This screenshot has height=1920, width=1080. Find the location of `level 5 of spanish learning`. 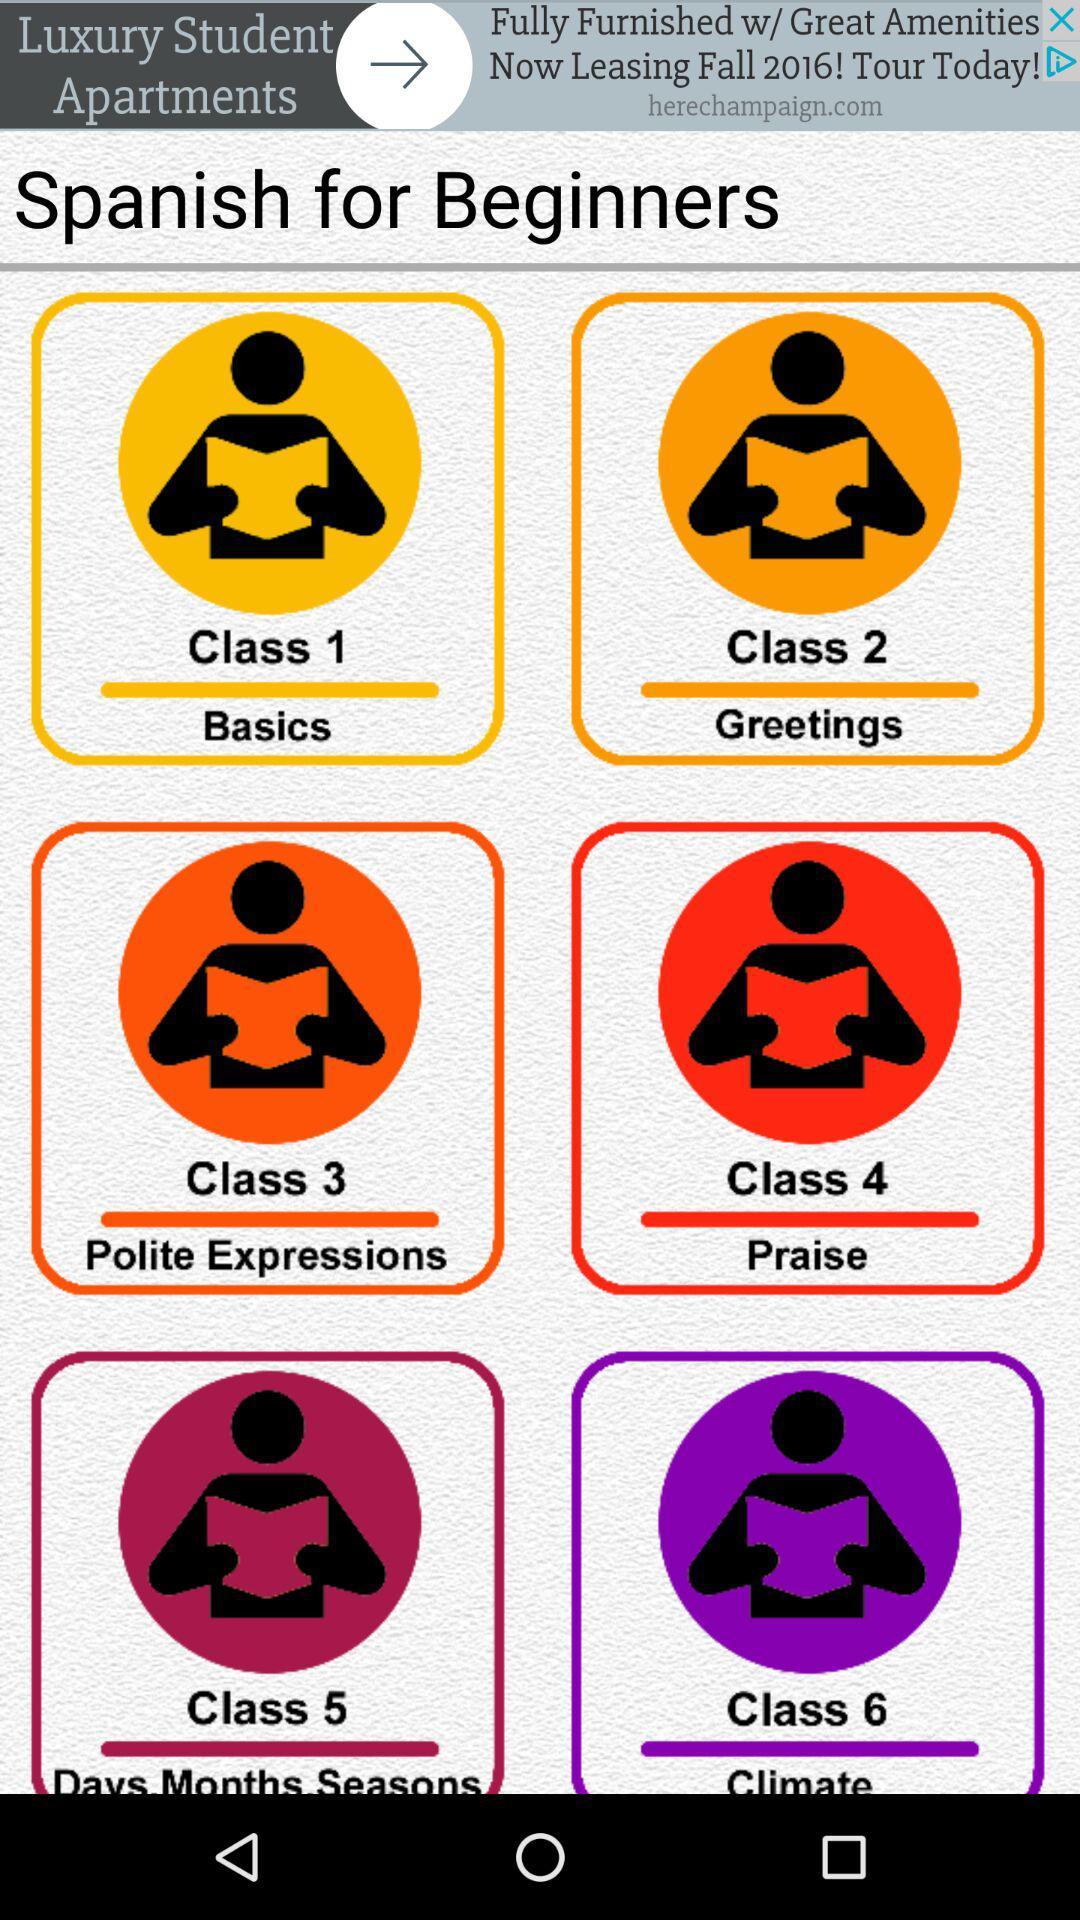

level 5 of spanish learning is located at coordinates (270, 1561).